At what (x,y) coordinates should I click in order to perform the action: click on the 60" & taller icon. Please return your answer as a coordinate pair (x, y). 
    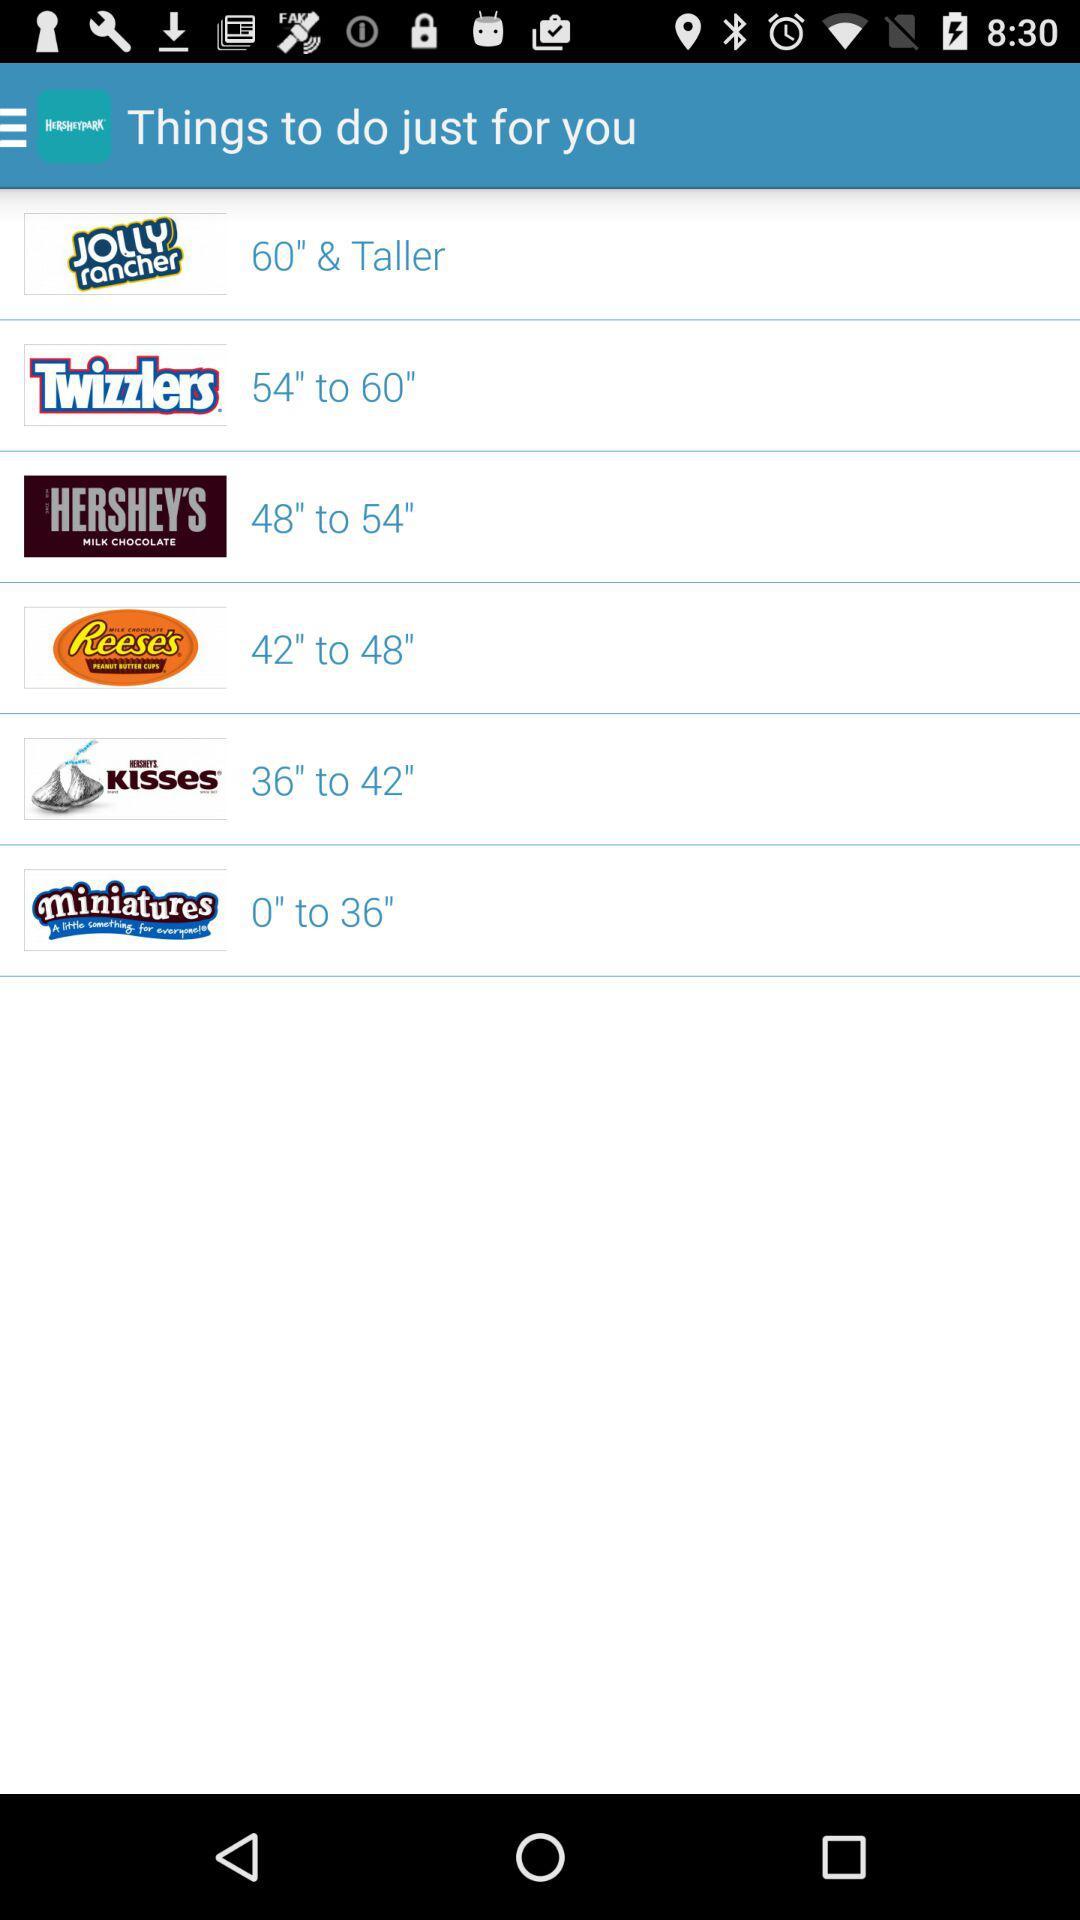
    Looking at the image, I should click on (653, 253).